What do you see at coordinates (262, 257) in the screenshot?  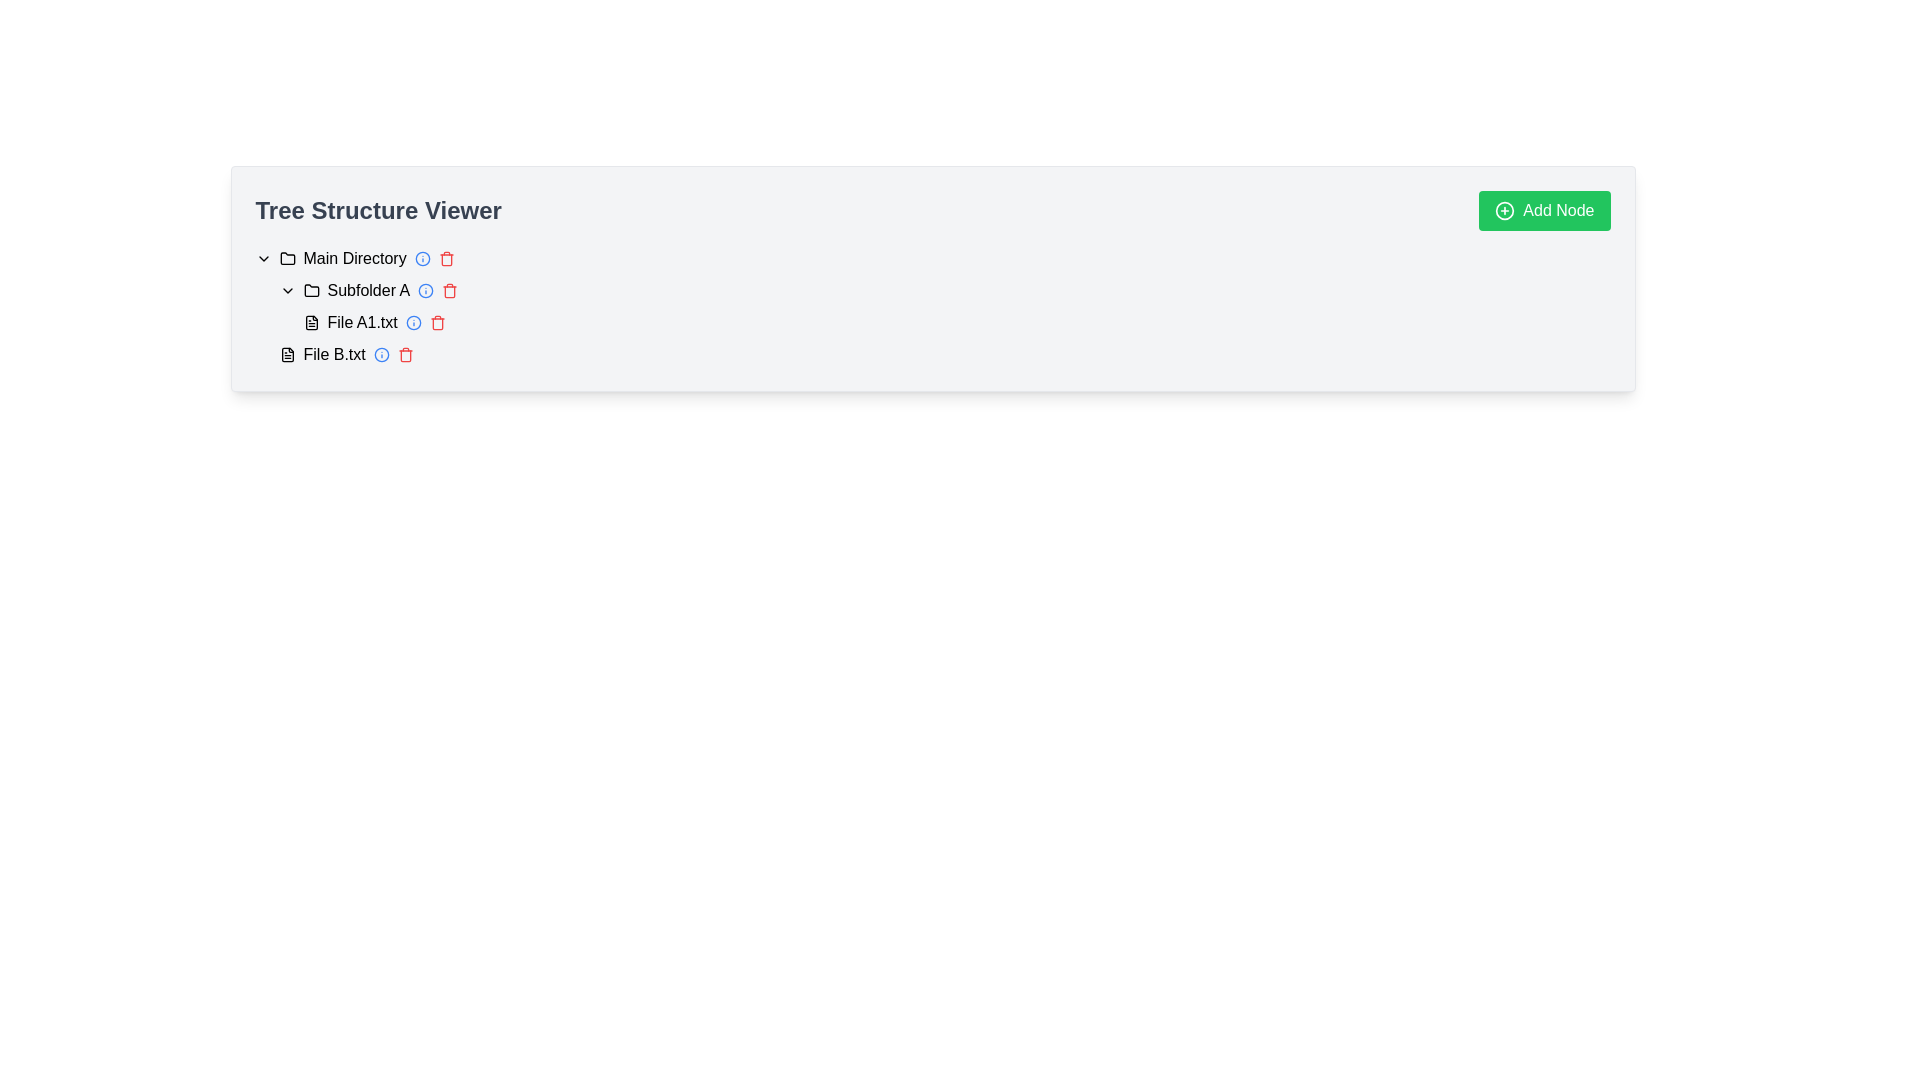 I see `the dropdown toggle icon located to the immediate left of the text 'Main Directory'` at bounding box center [262, 257].